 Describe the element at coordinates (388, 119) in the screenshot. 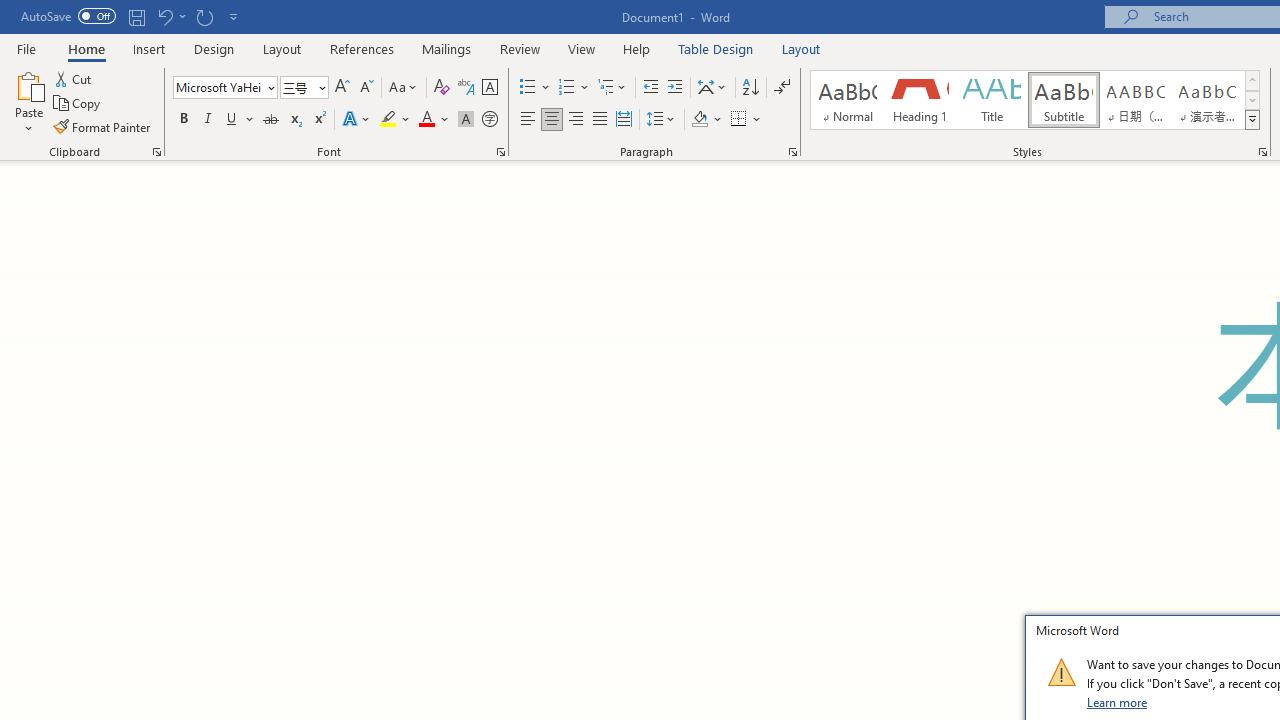

I see `'Text Highlight Color Yellow'` at that location.